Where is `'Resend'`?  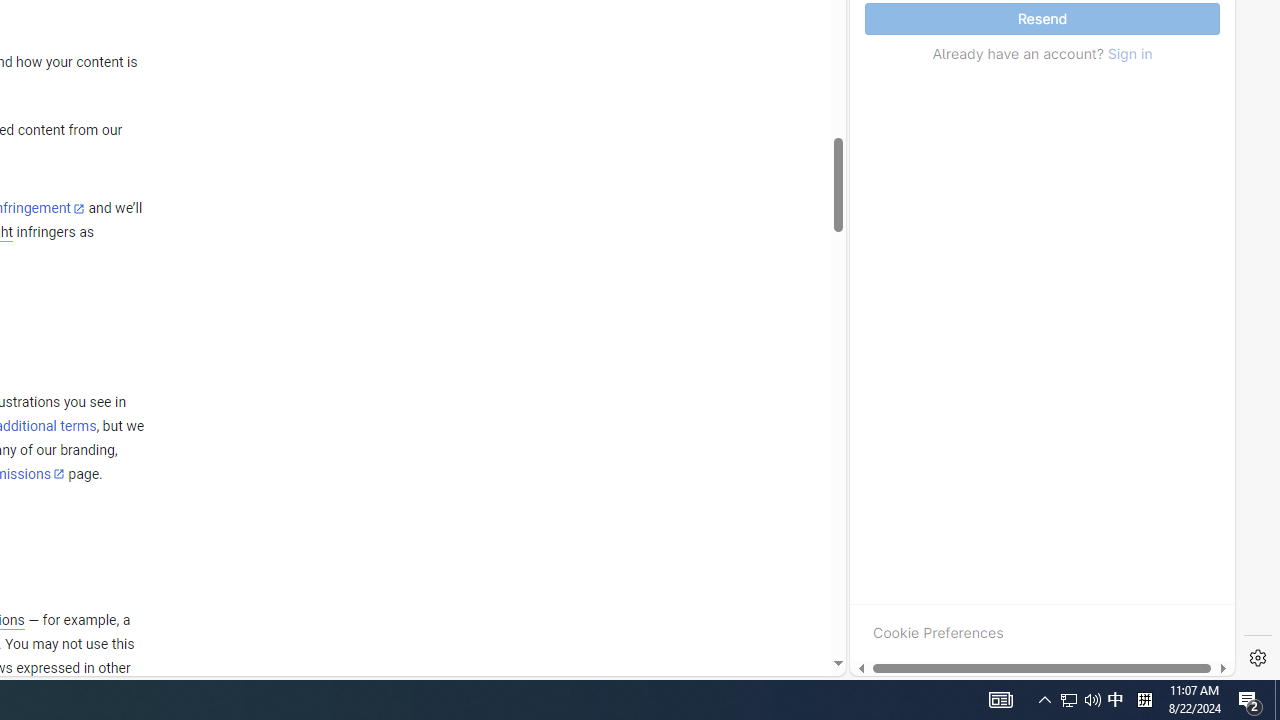
'Resend' is located at coordinates (1041, 19).